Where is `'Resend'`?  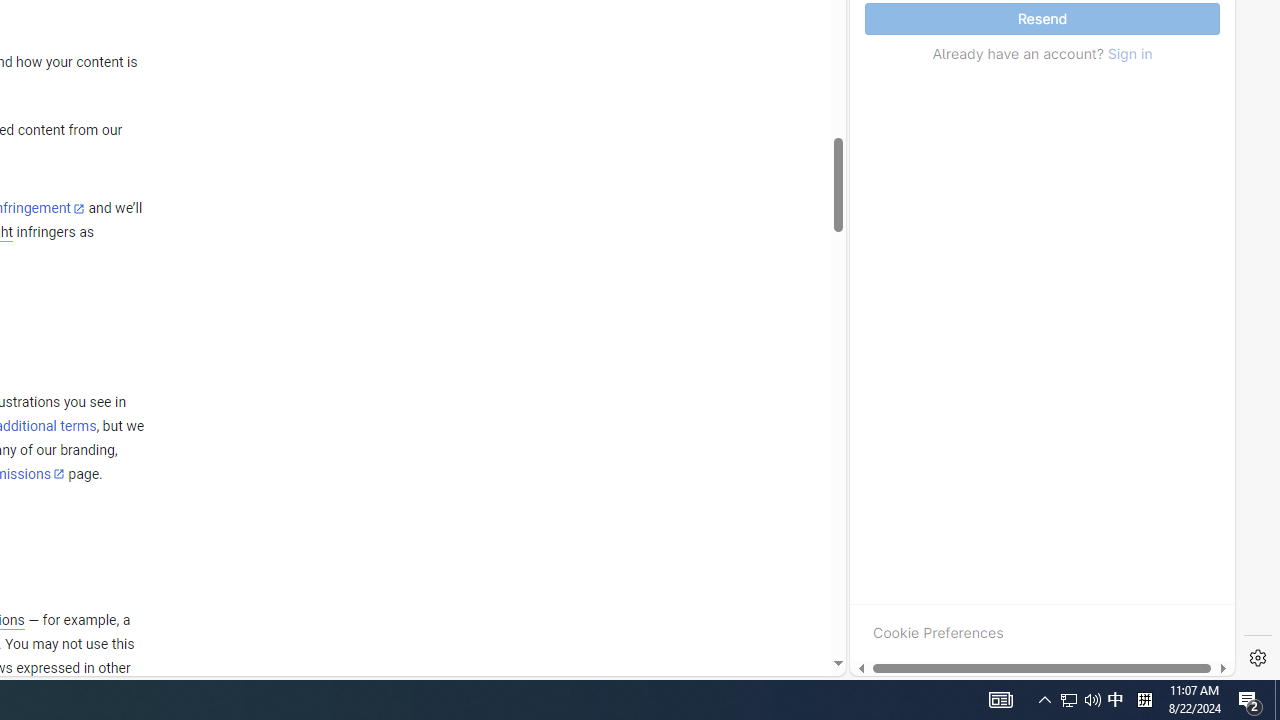
'Resend' is located at coordinates (1041, 19).